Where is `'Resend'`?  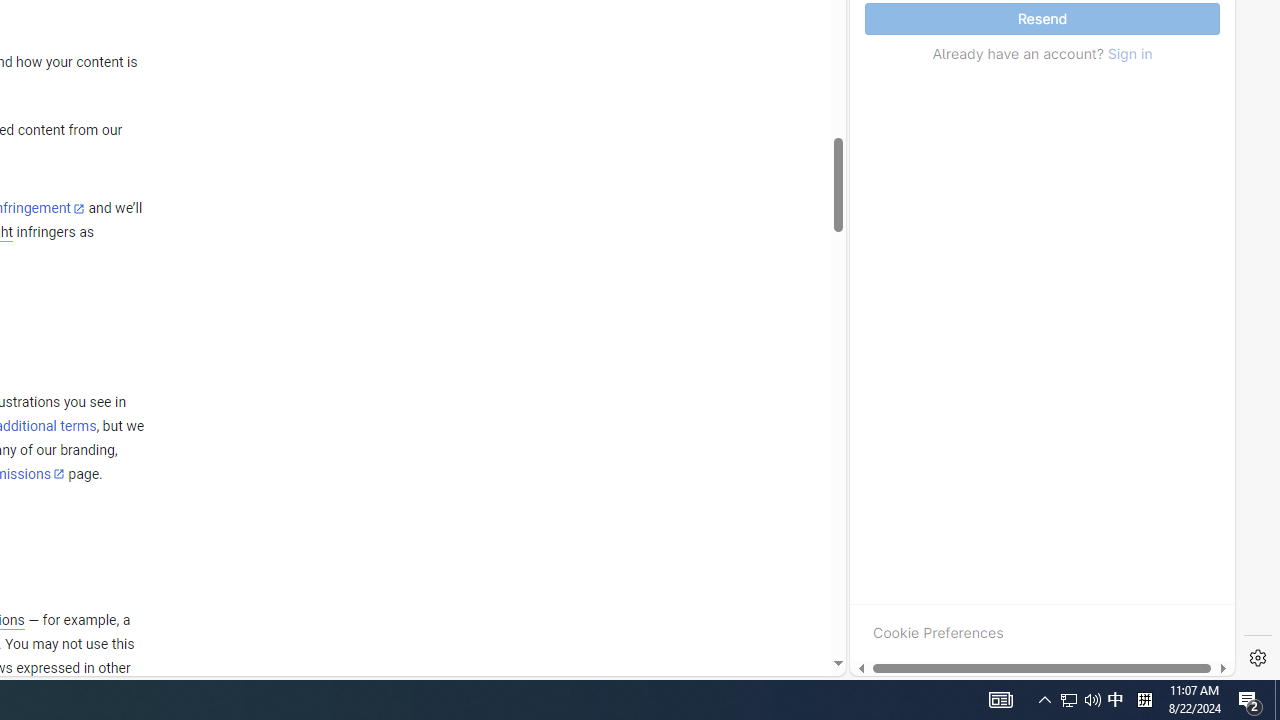
'Resend' is located at coordinates (1041, 19).